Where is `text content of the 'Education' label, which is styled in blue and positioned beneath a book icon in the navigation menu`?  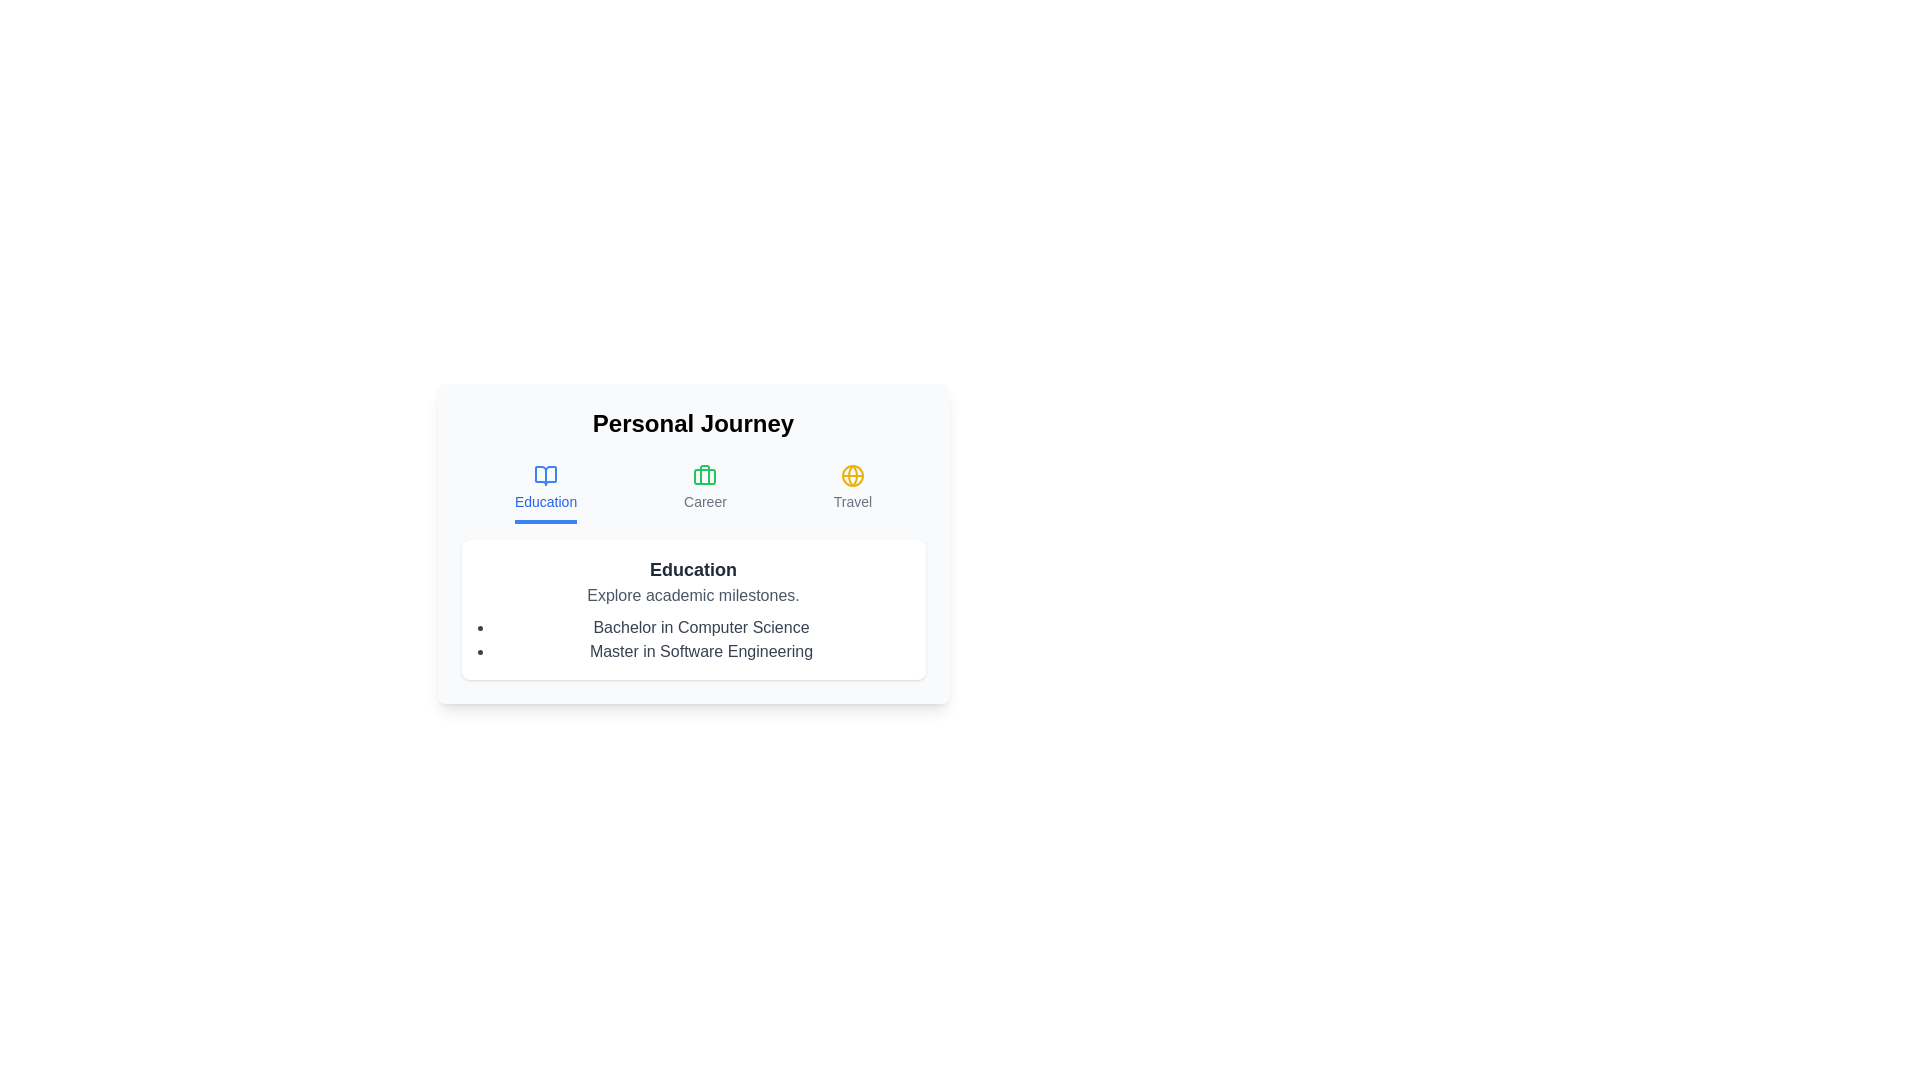
text content of the 'Education' label, which is styled in blue and positioned beneath a book icon in the navigation menu is located at coordinates (546, 500).